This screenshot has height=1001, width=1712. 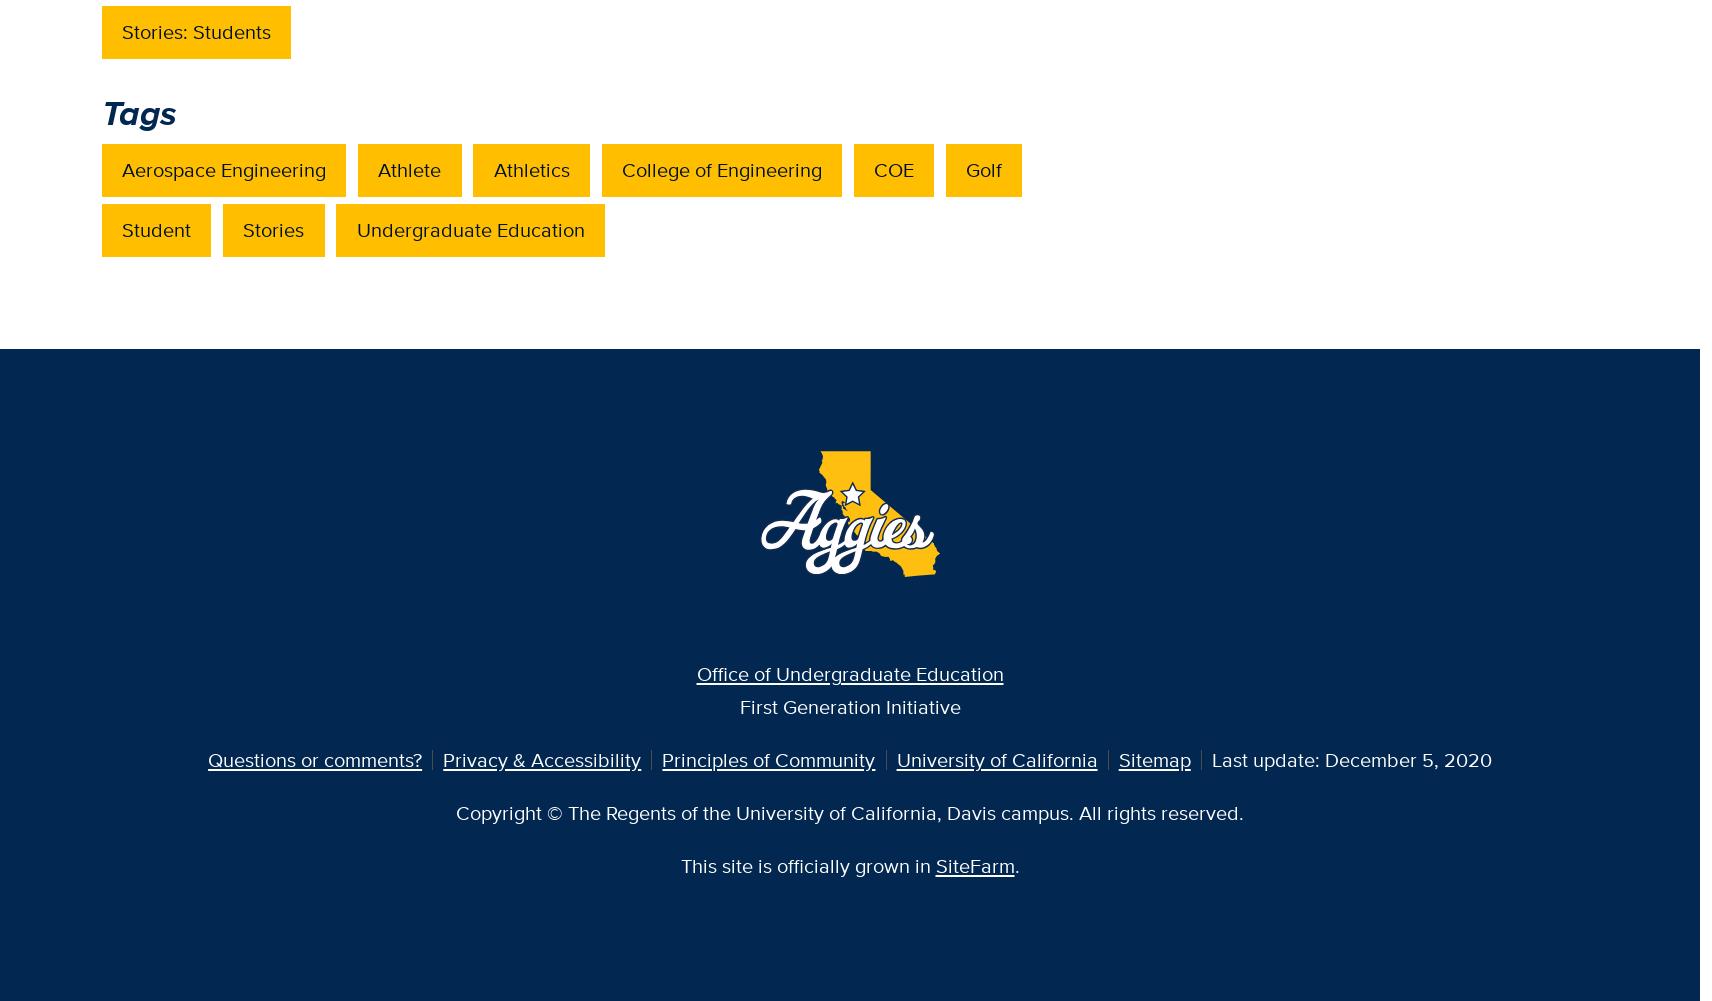 What do you see at coordinates (807, 865) in the screenshot?
I see `'This site is officially grown in'` at bounding box center [807, 865].